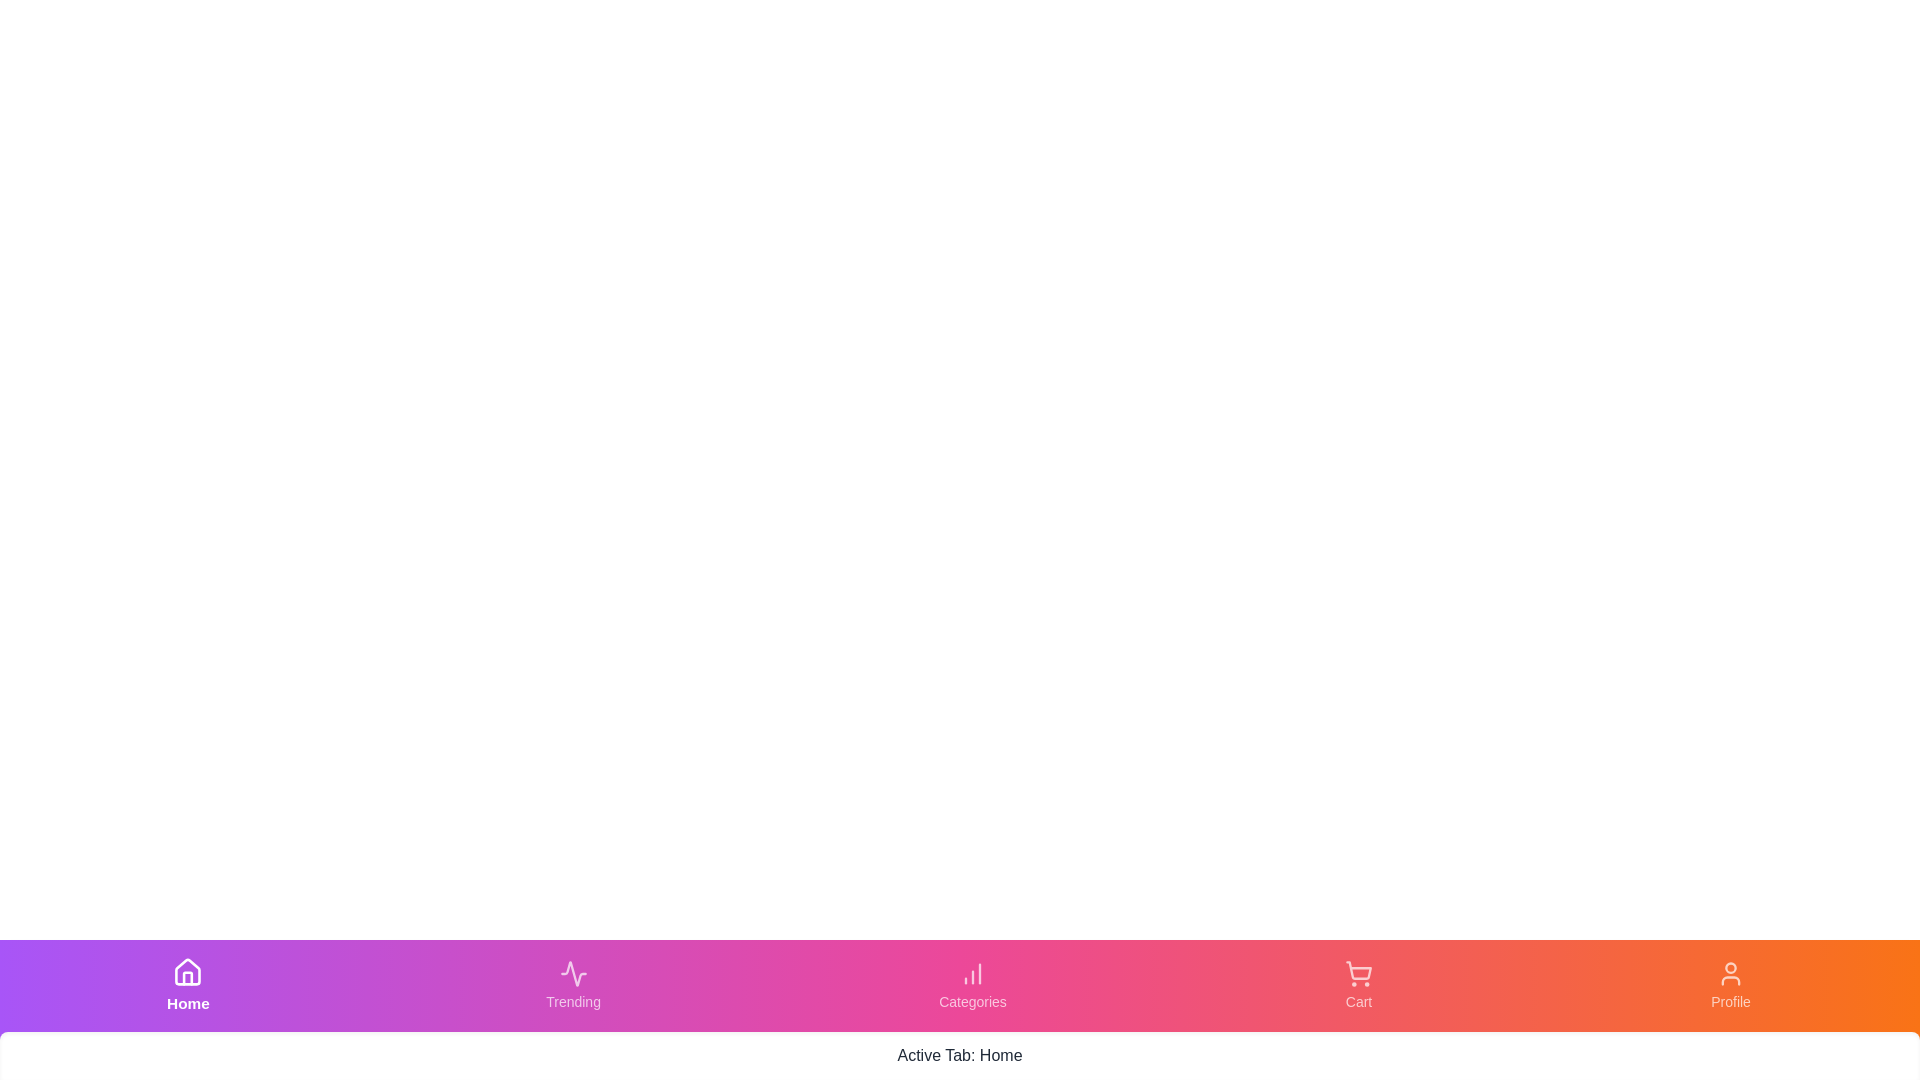 The image size is (1920, 1080). I want to click on the Cart tab to activate it, so click(1358, 985).